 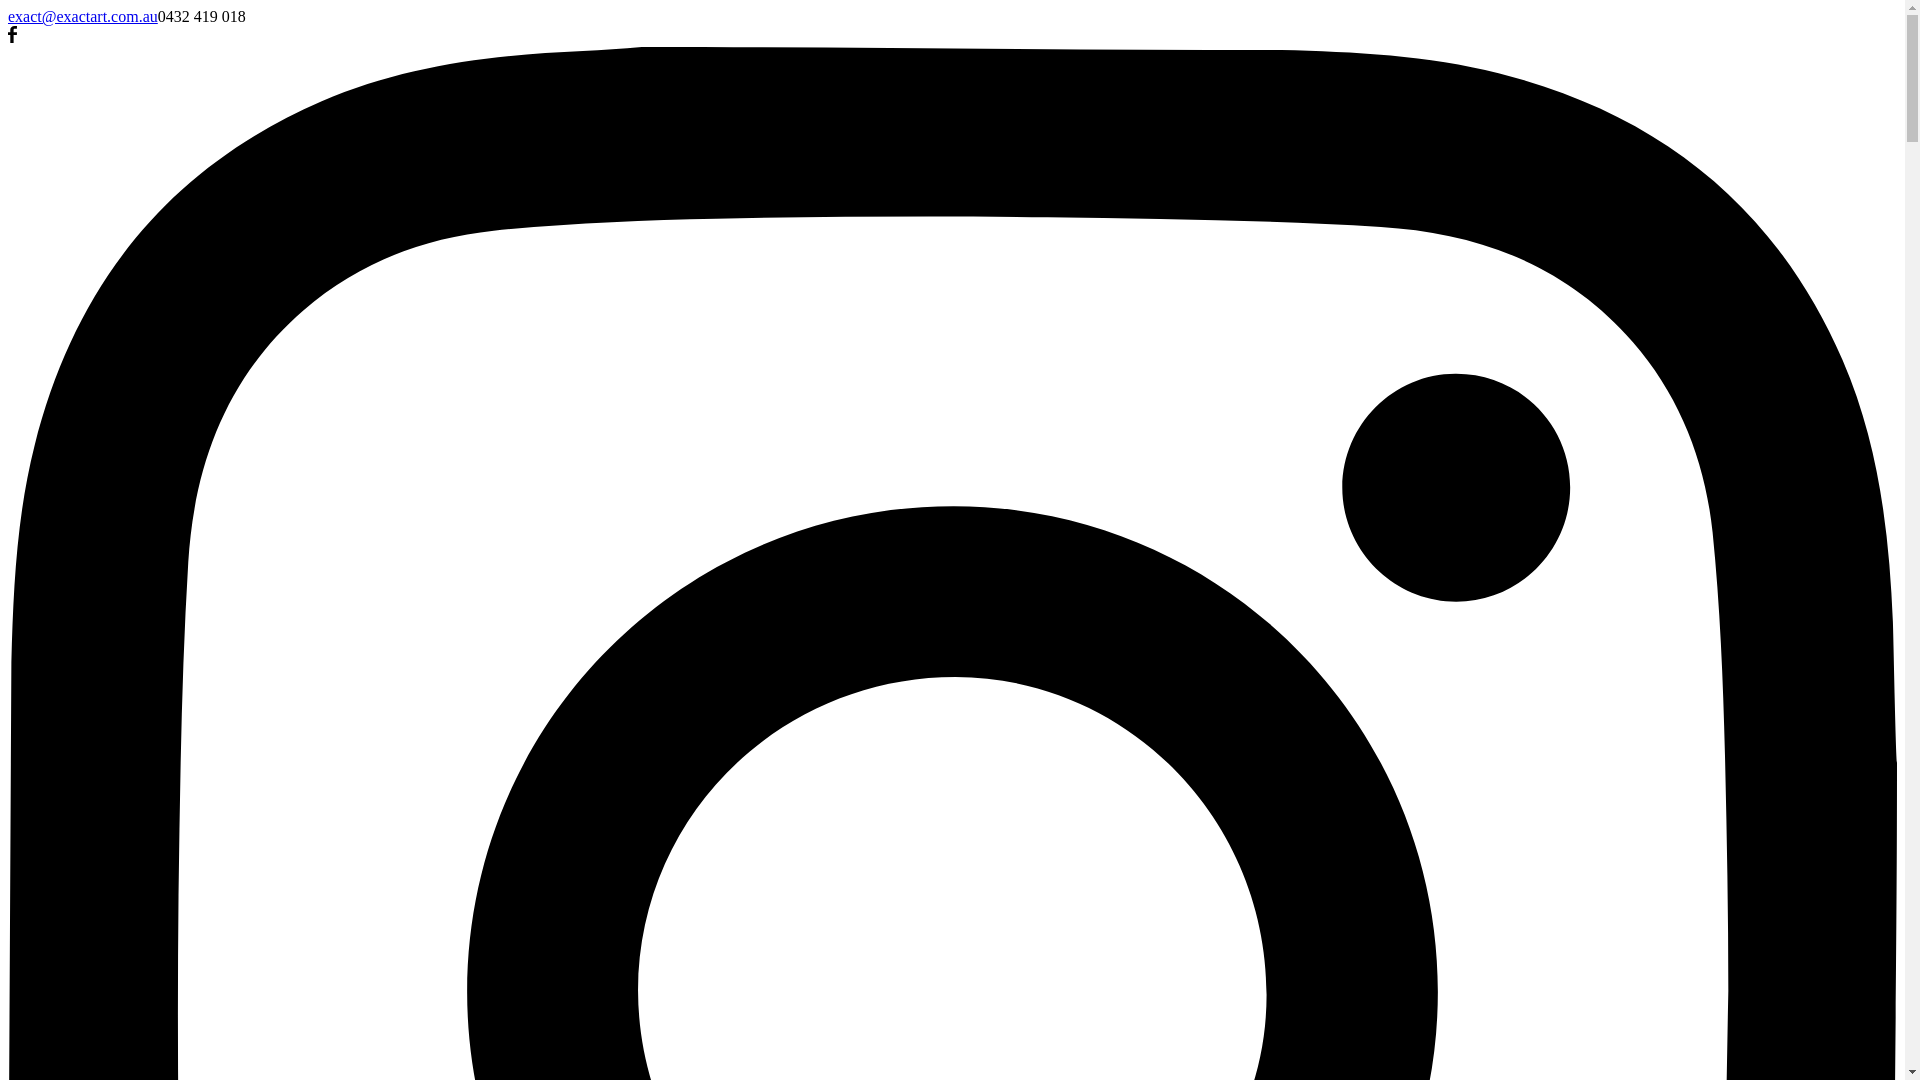 I want to click on 'A link to this website's Facebook.', so click(x=12, y=37).